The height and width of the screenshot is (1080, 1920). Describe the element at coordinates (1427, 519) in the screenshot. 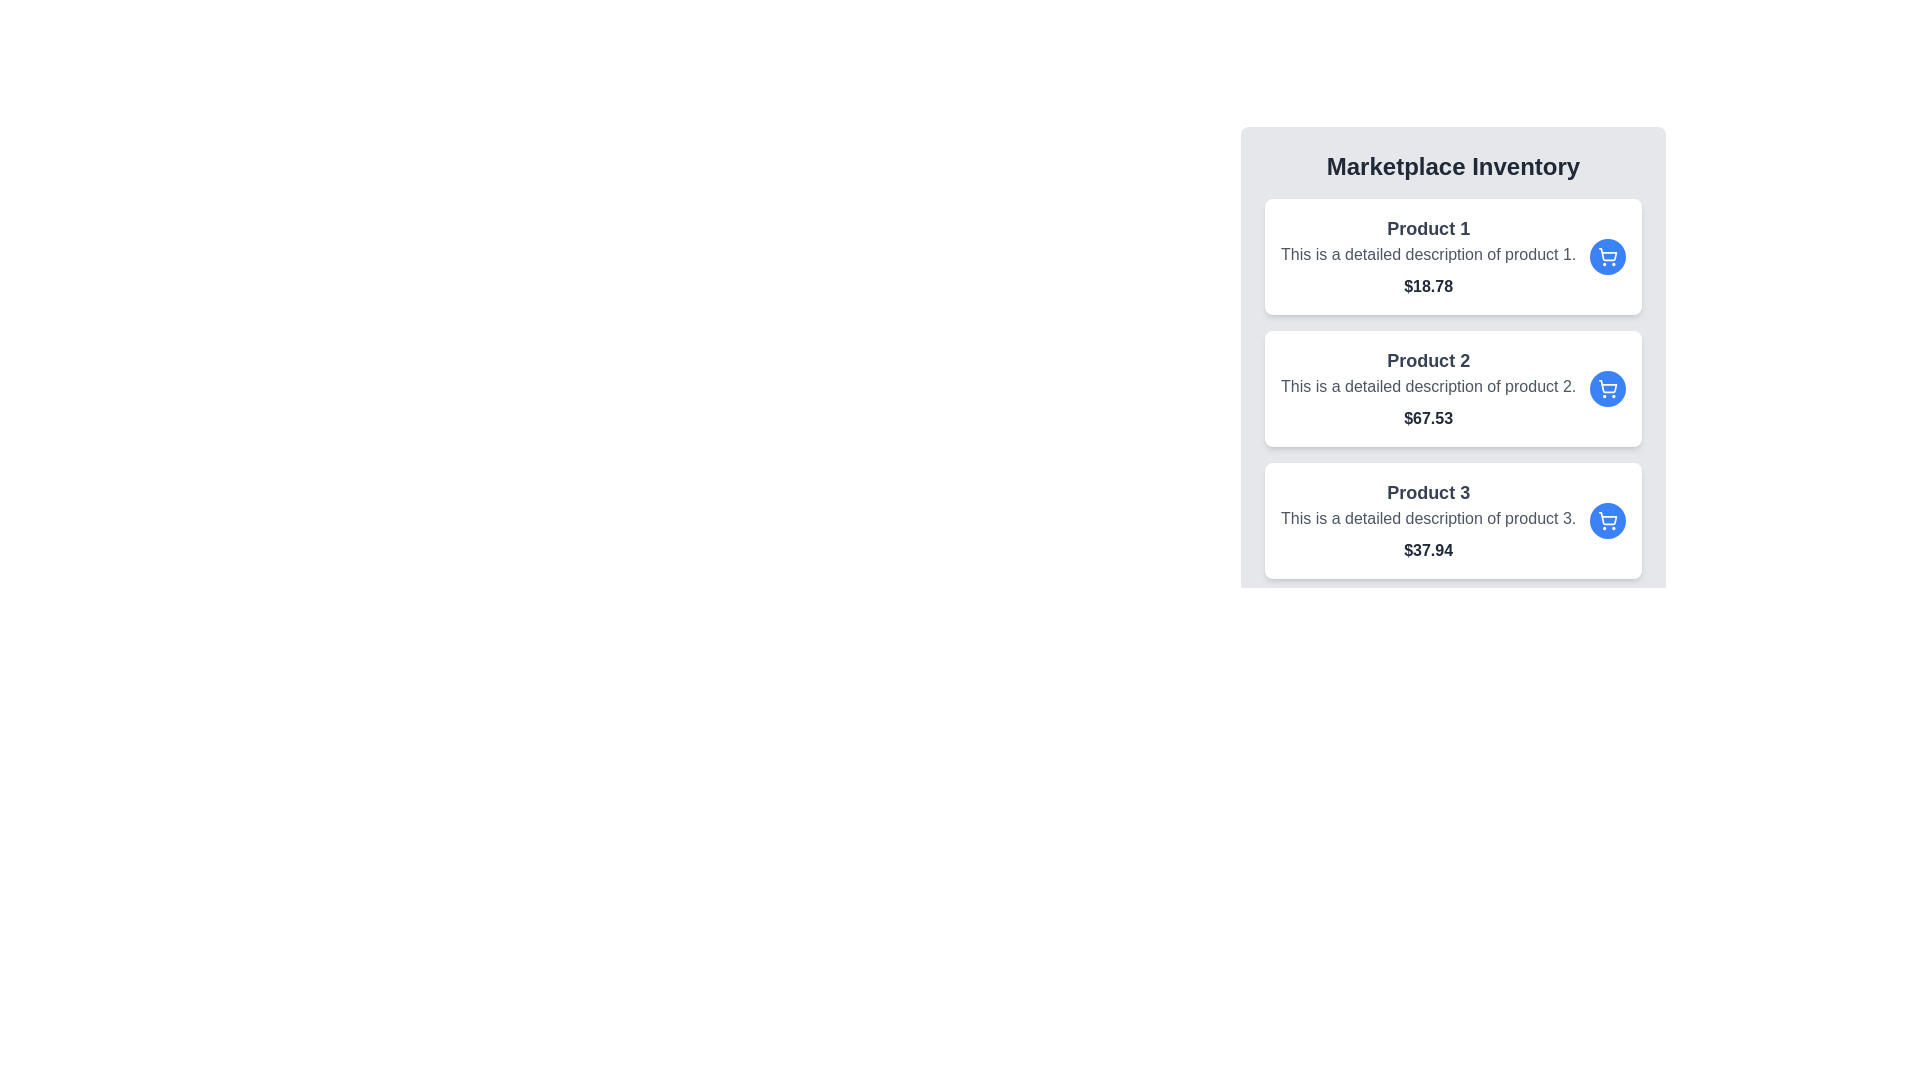

I see `description text of the Text block labeled 'Product 3', which states 'This is a detailed description of product 3.'` at that location.